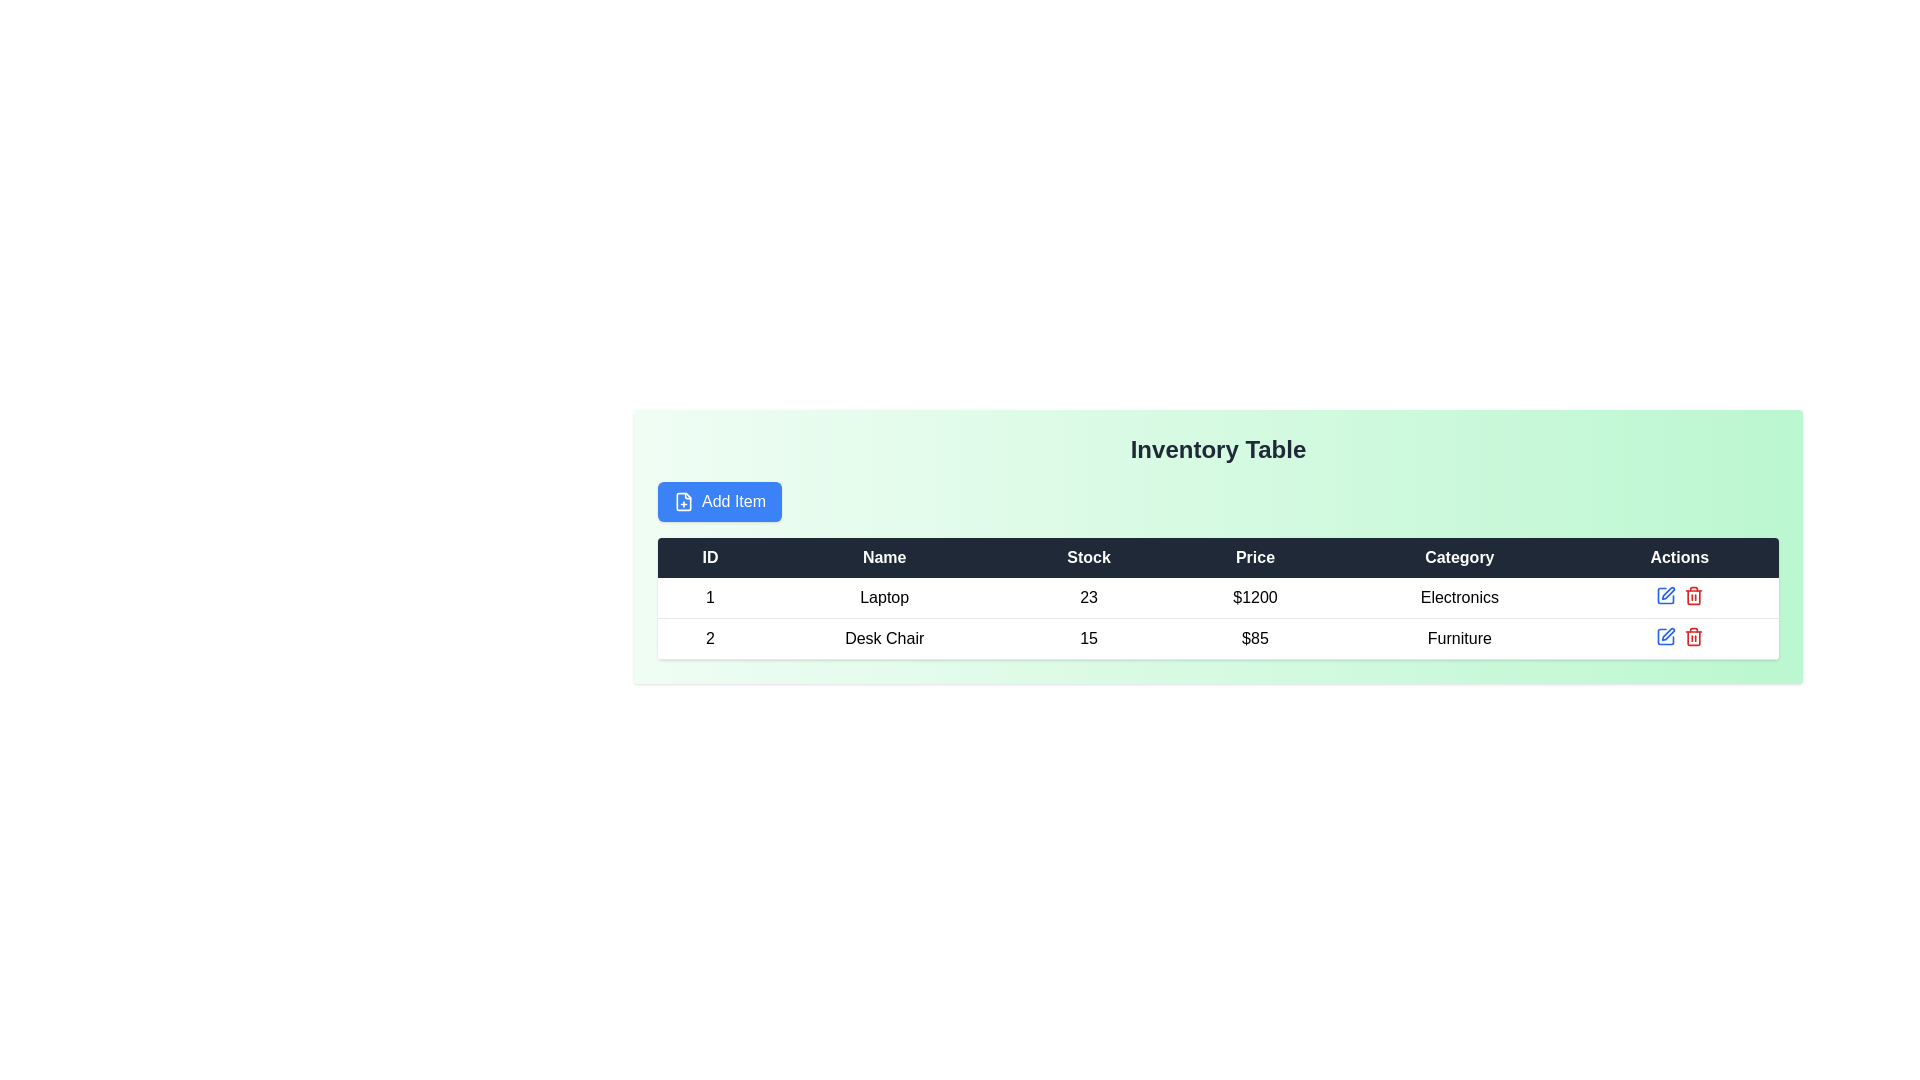 The height and width of the screenshot is (1080, 1920). I want to click on the table header cell labeled 'Category', which has a dark background and white text, indicating the 'Category' column, so click(1459, 558).